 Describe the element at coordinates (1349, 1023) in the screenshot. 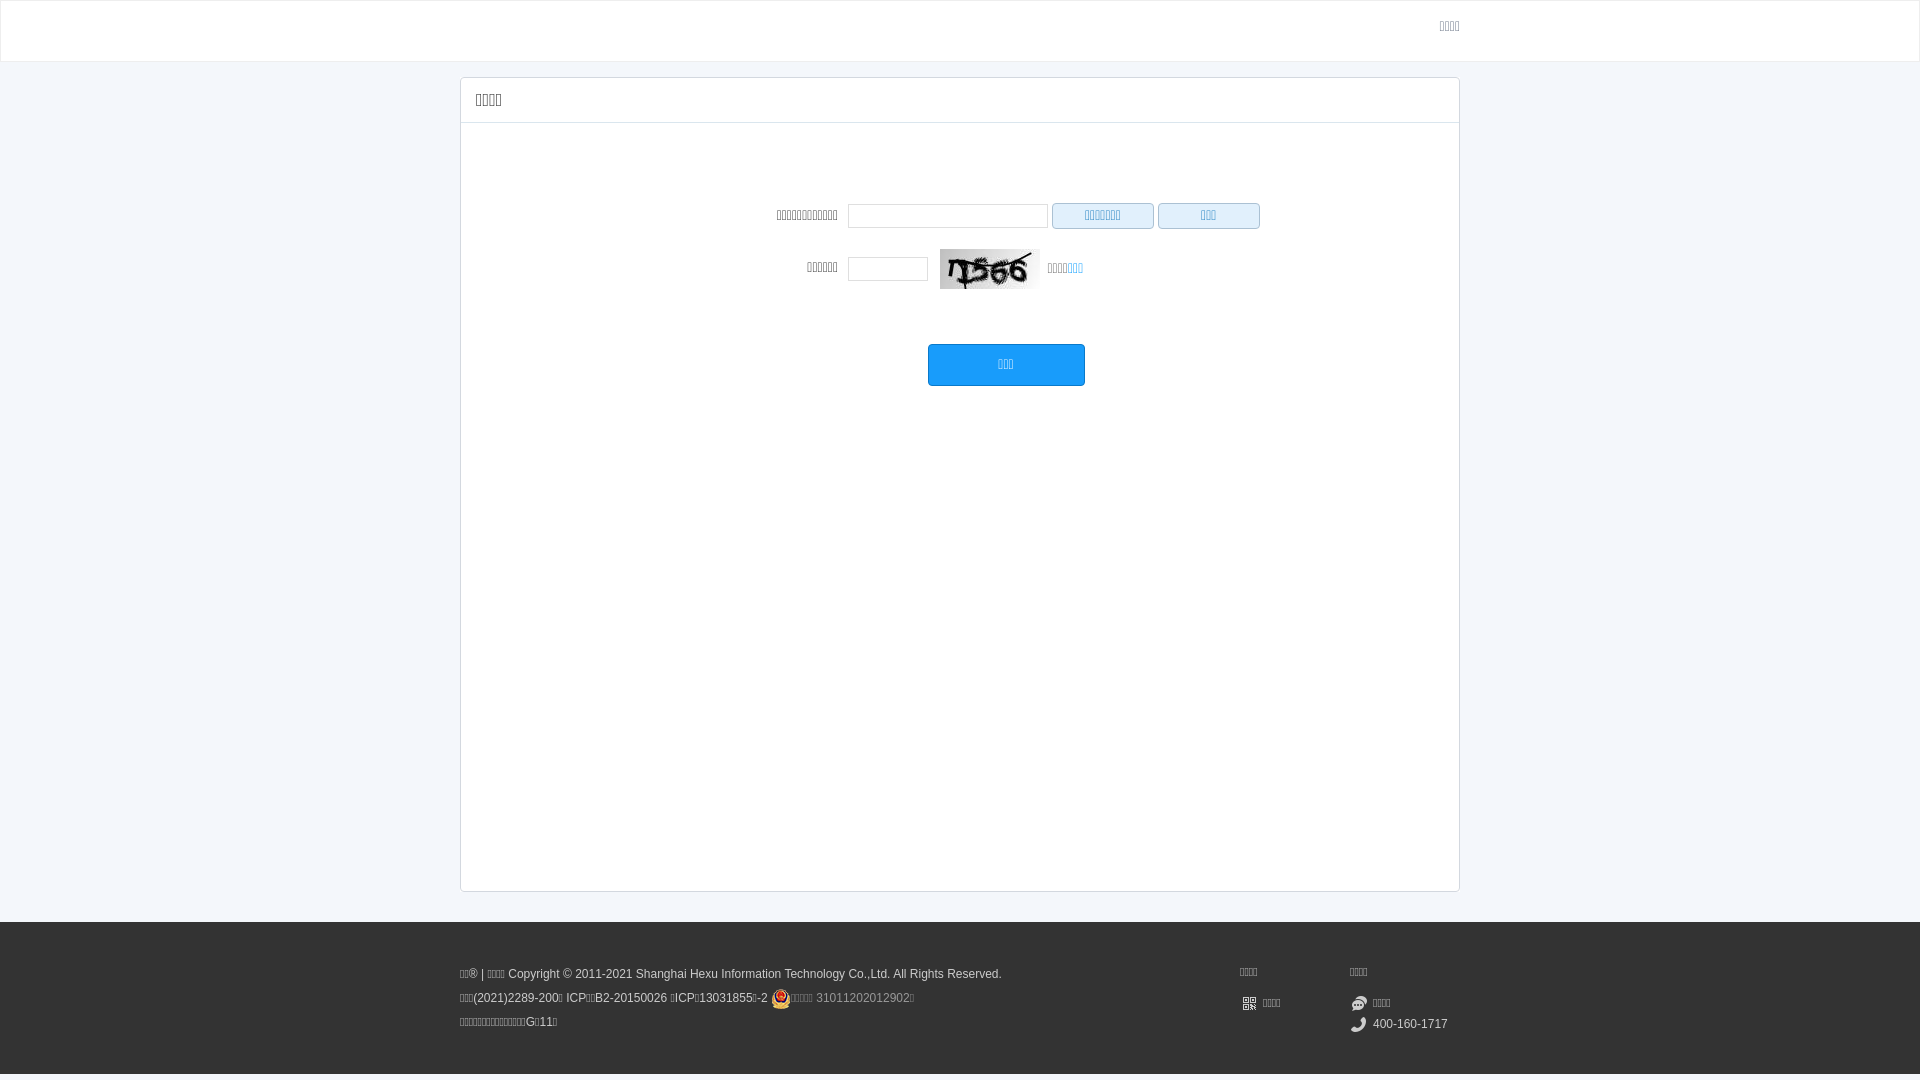

I see `'400-160-1717'` at that location.